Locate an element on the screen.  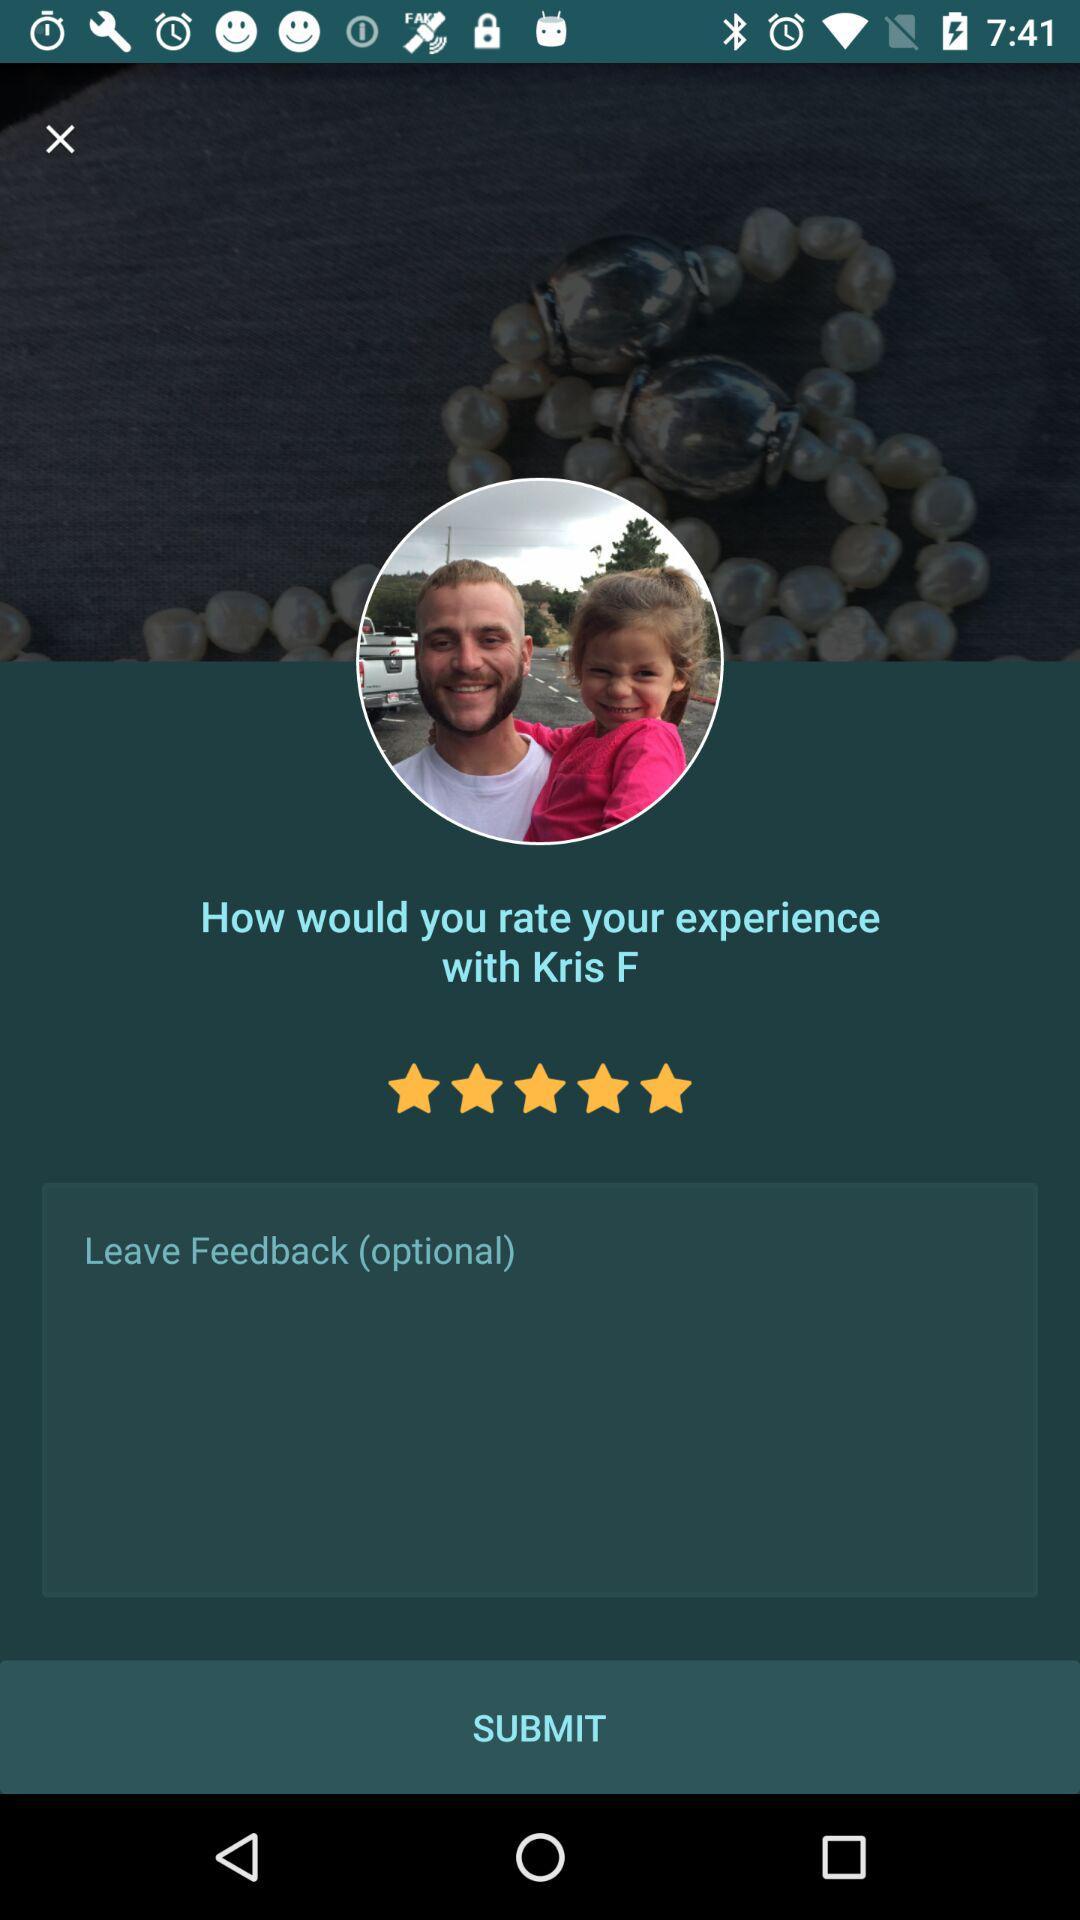
rate your experience is located at coordinates (540, 1087).